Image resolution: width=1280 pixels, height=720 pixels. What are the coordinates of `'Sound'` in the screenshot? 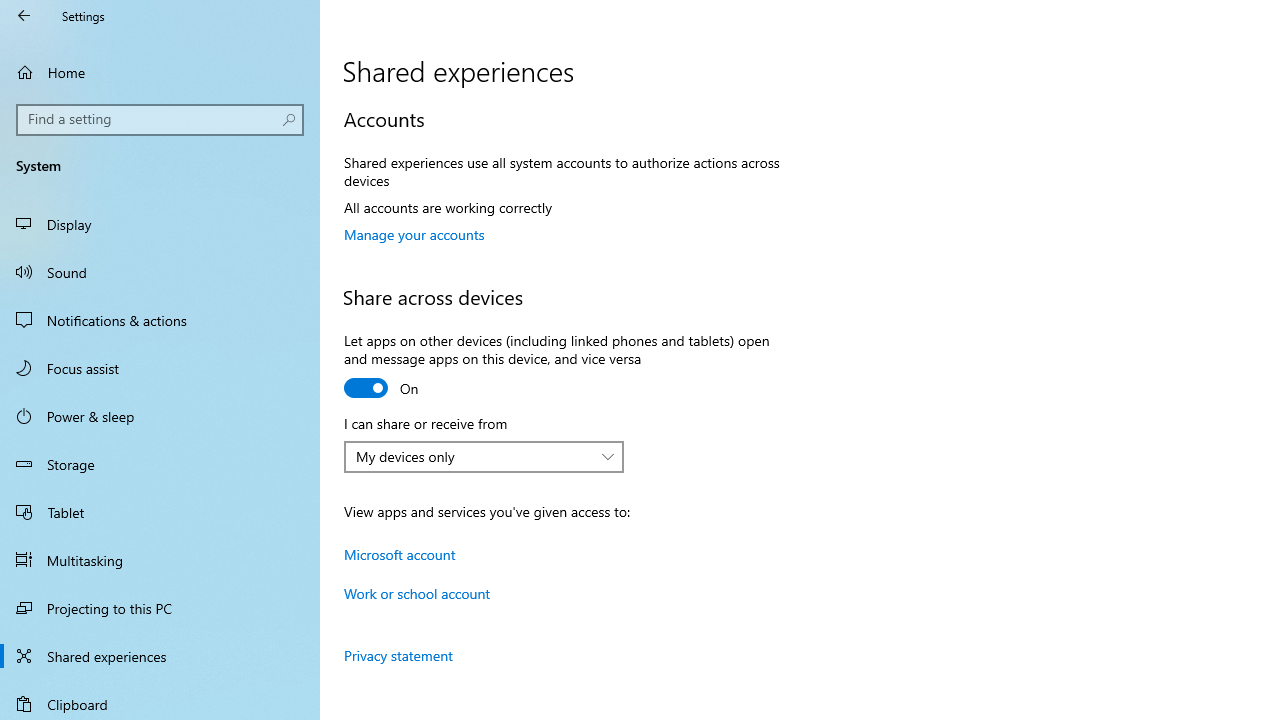 It's located at (160, 271).